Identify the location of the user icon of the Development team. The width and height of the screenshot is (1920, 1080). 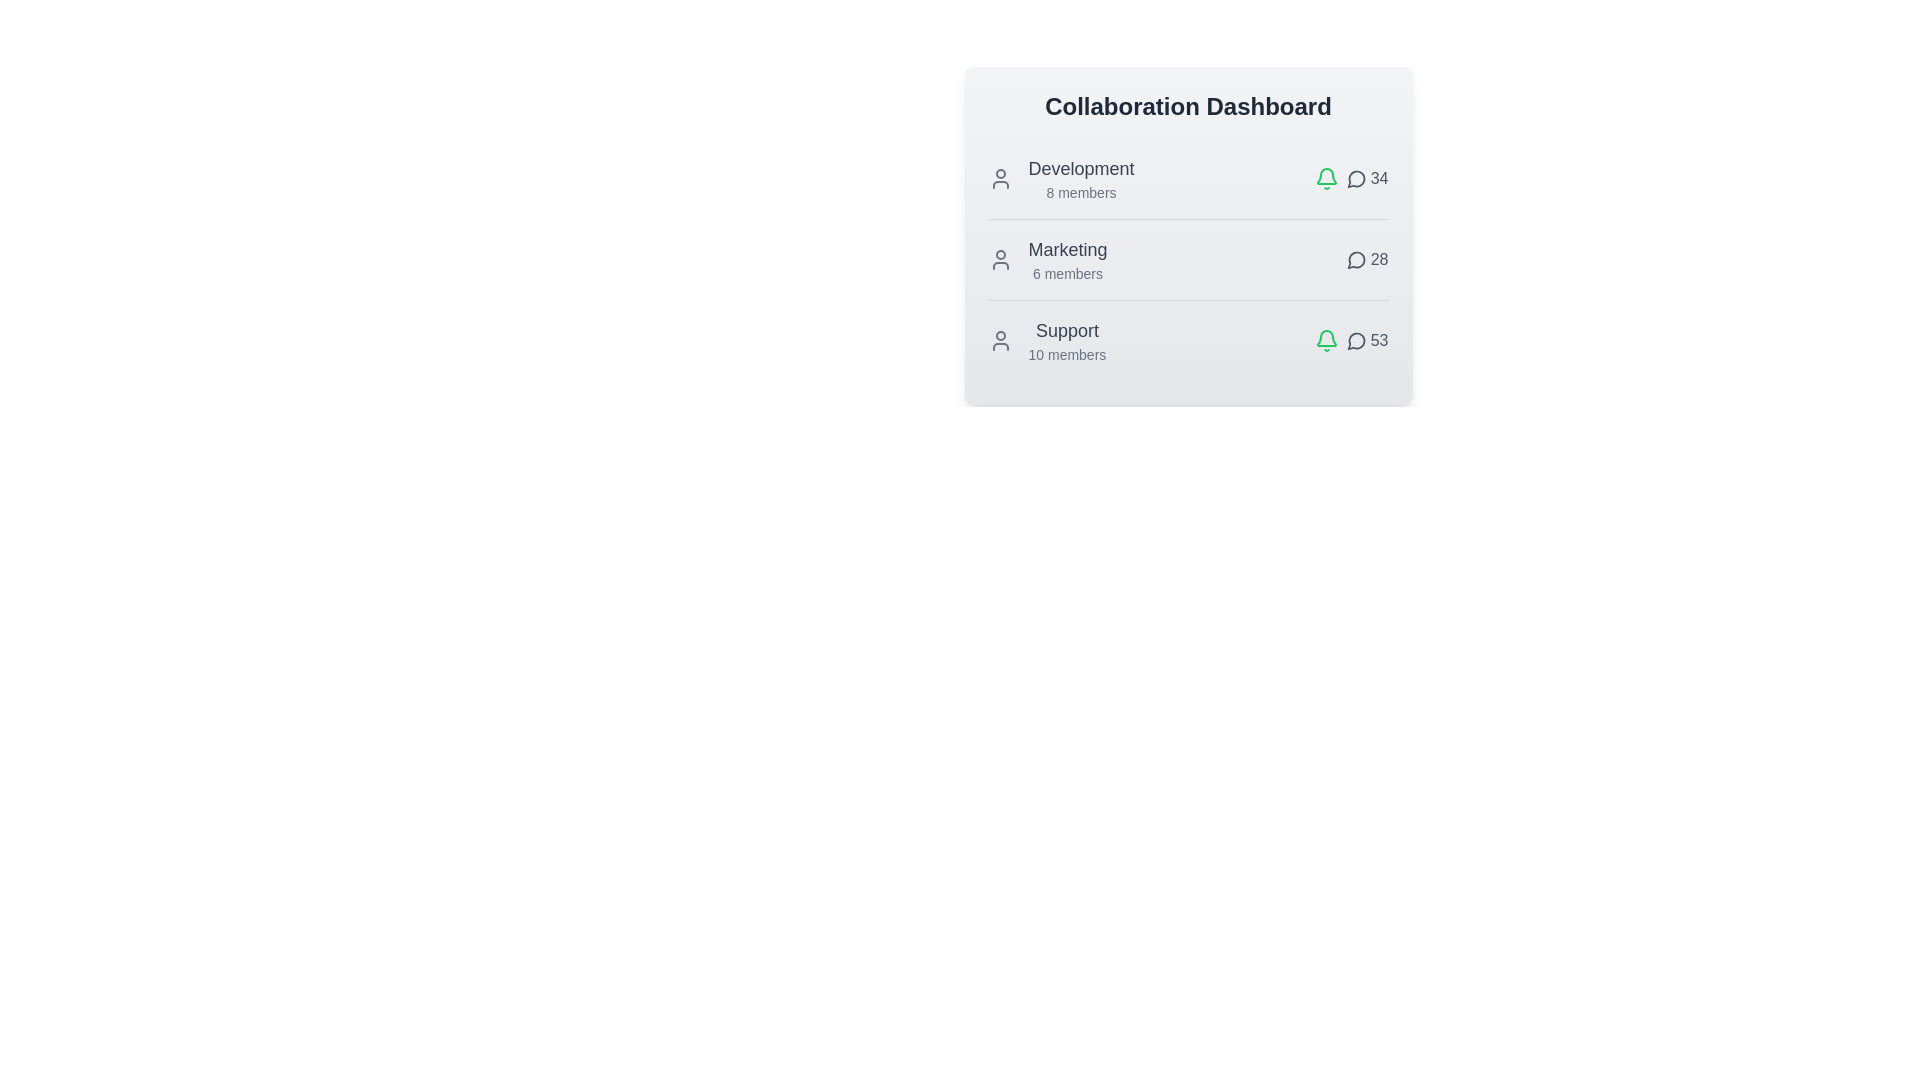
(1000, 177).